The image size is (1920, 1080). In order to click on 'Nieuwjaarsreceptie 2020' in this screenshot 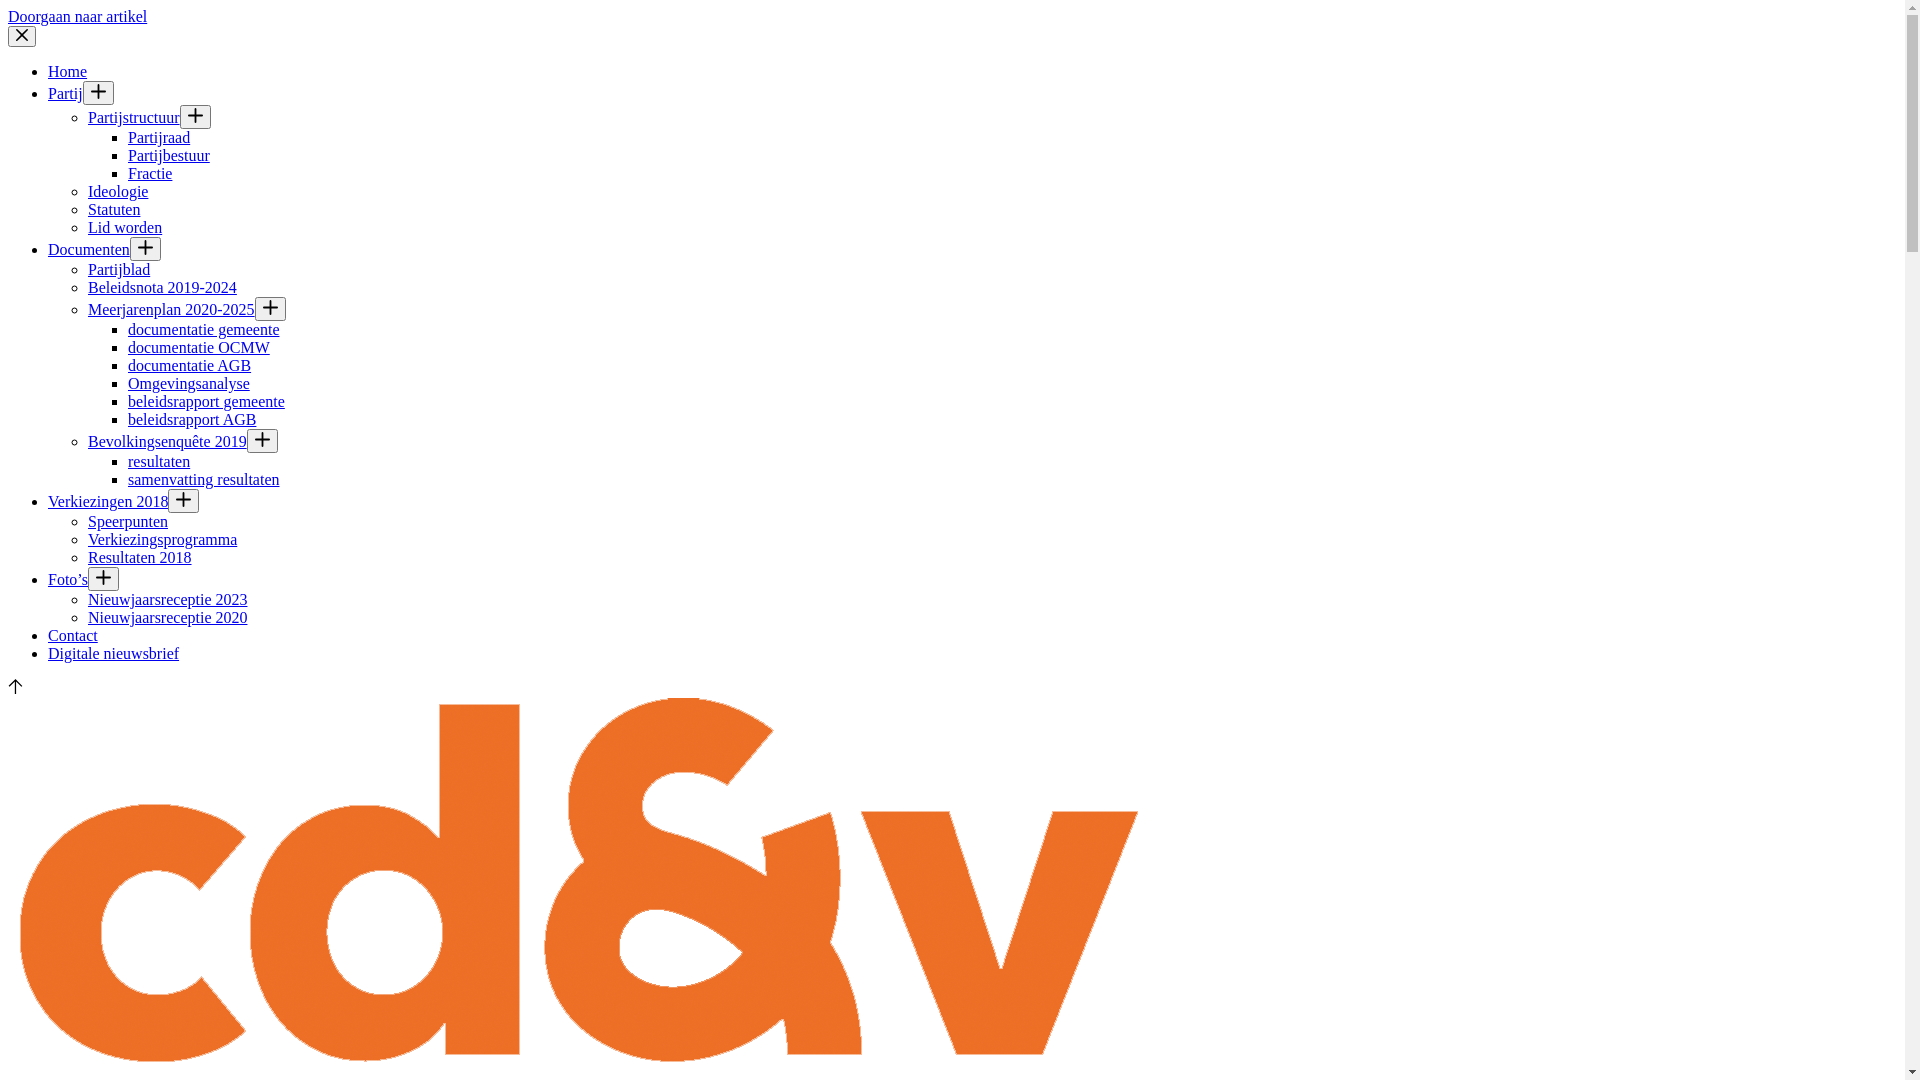, I will do `click(167, 616)`.